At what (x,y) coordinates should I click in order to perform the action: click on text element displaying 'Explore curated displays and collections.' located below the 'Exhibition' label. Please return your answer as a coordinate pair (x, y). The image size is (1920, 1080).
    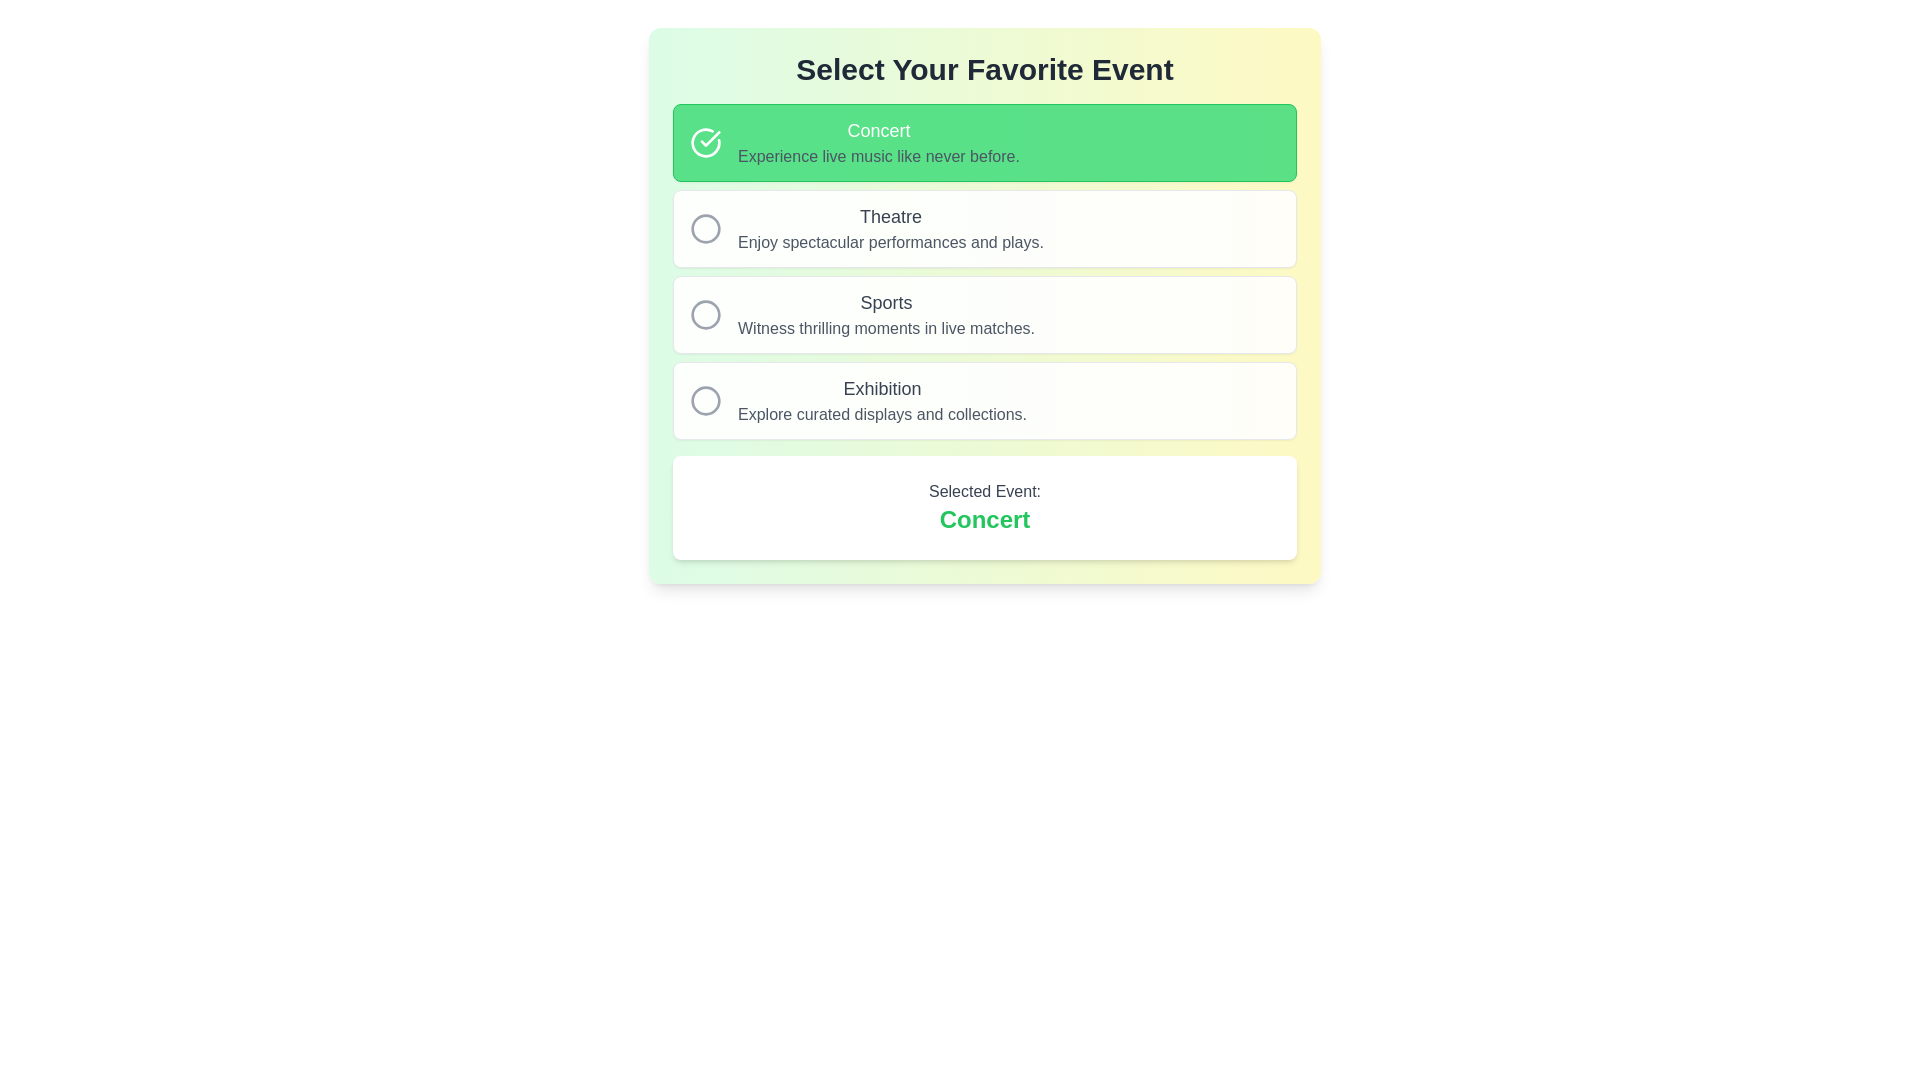
    Looking at the image, I should click on (881, 414).